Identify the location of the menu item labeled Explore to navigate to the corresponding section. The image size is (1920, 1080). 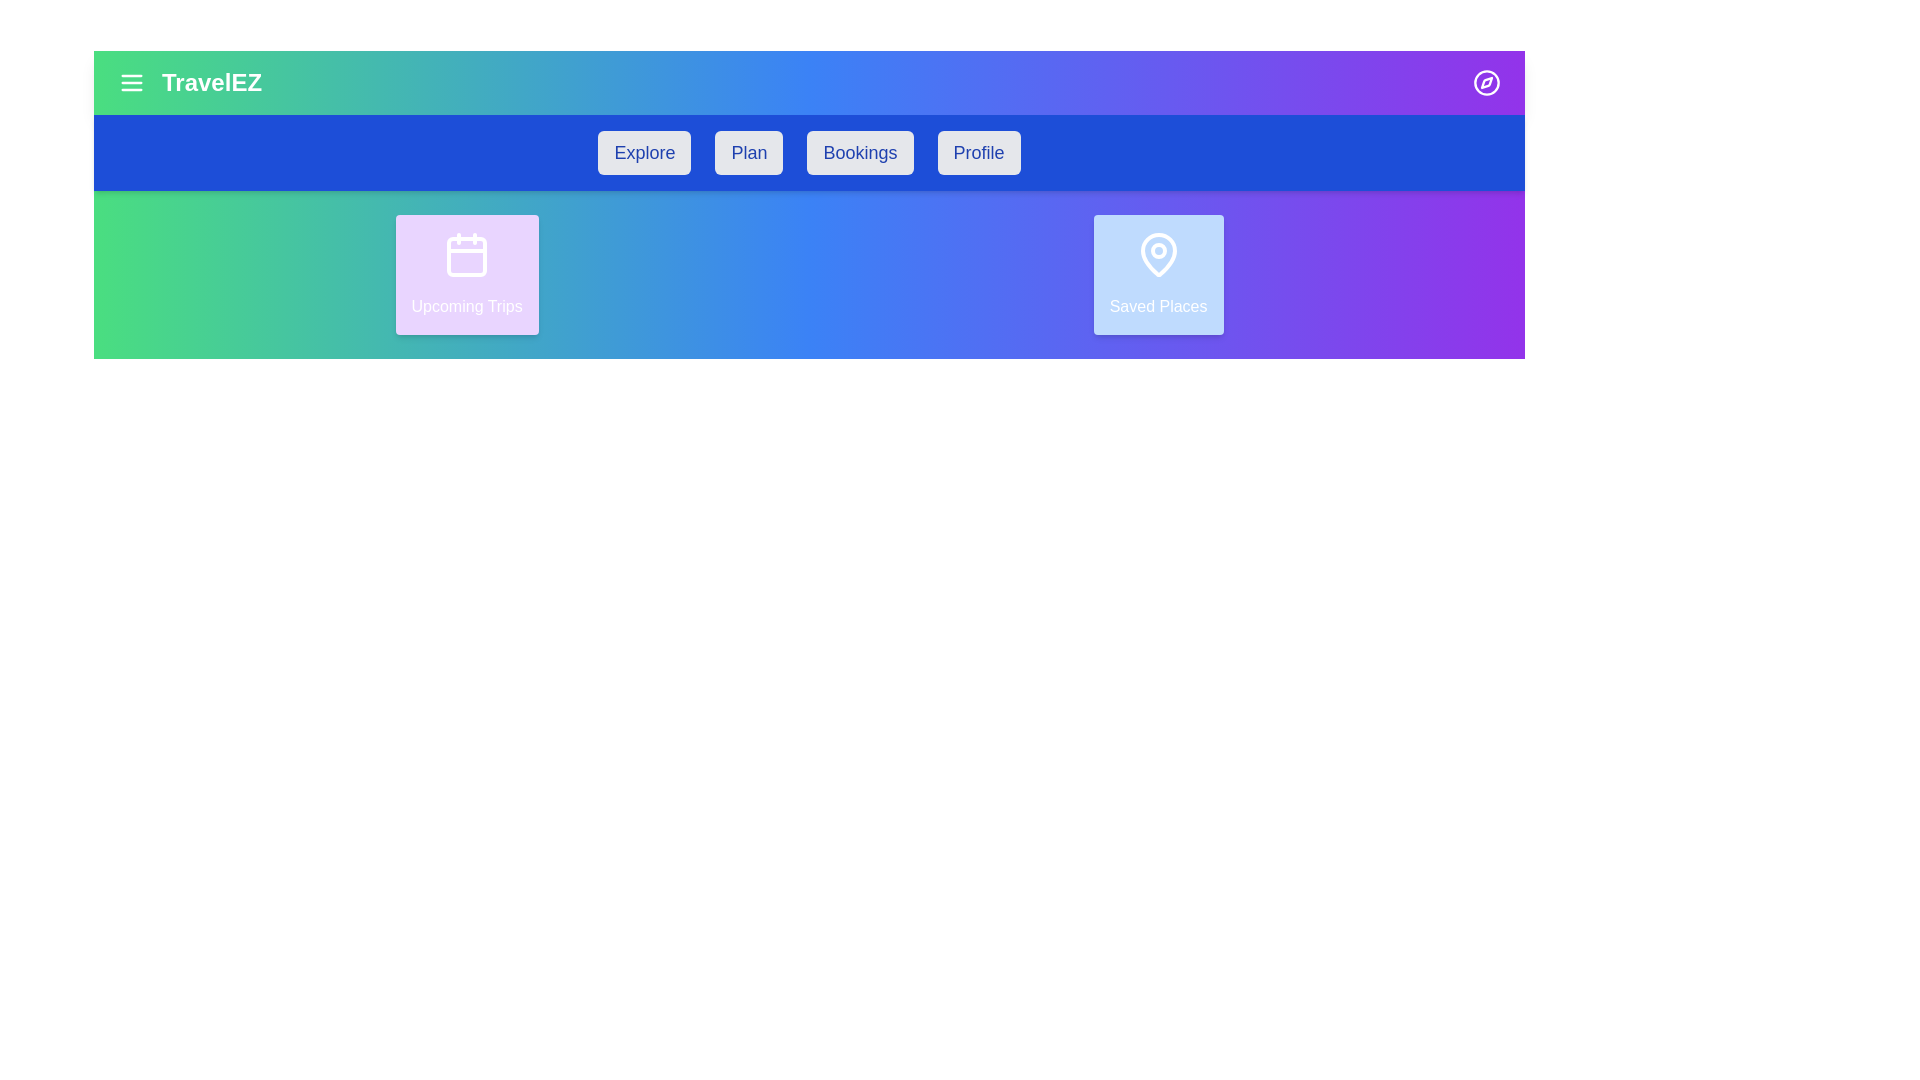
(644, 152).